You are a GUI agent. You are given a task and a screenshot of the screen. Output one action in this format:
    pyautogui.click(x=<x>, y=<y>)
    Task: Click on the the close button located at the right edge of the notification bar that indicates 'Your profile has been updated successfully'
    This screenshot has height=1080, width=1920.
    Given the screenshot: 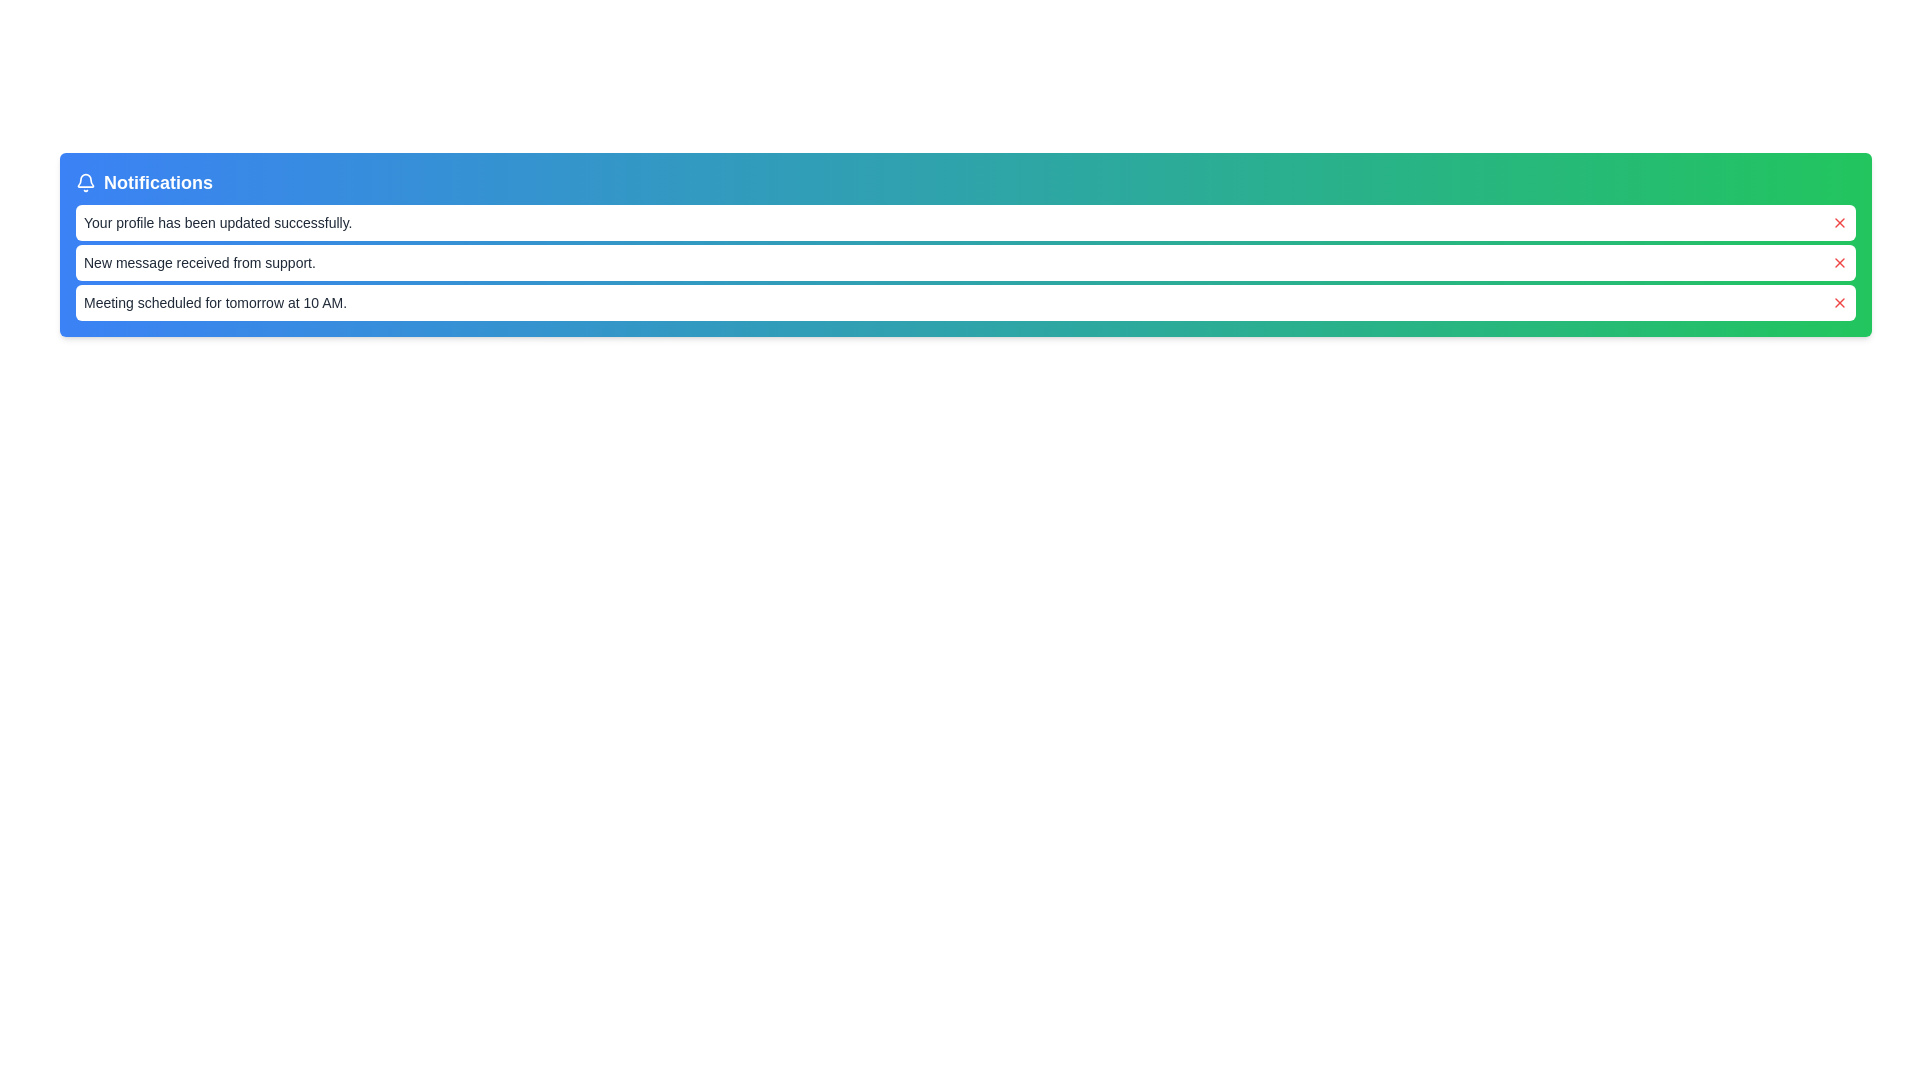 What is the action you would take?
    pyautogui.click(x=1839, y=223)
    